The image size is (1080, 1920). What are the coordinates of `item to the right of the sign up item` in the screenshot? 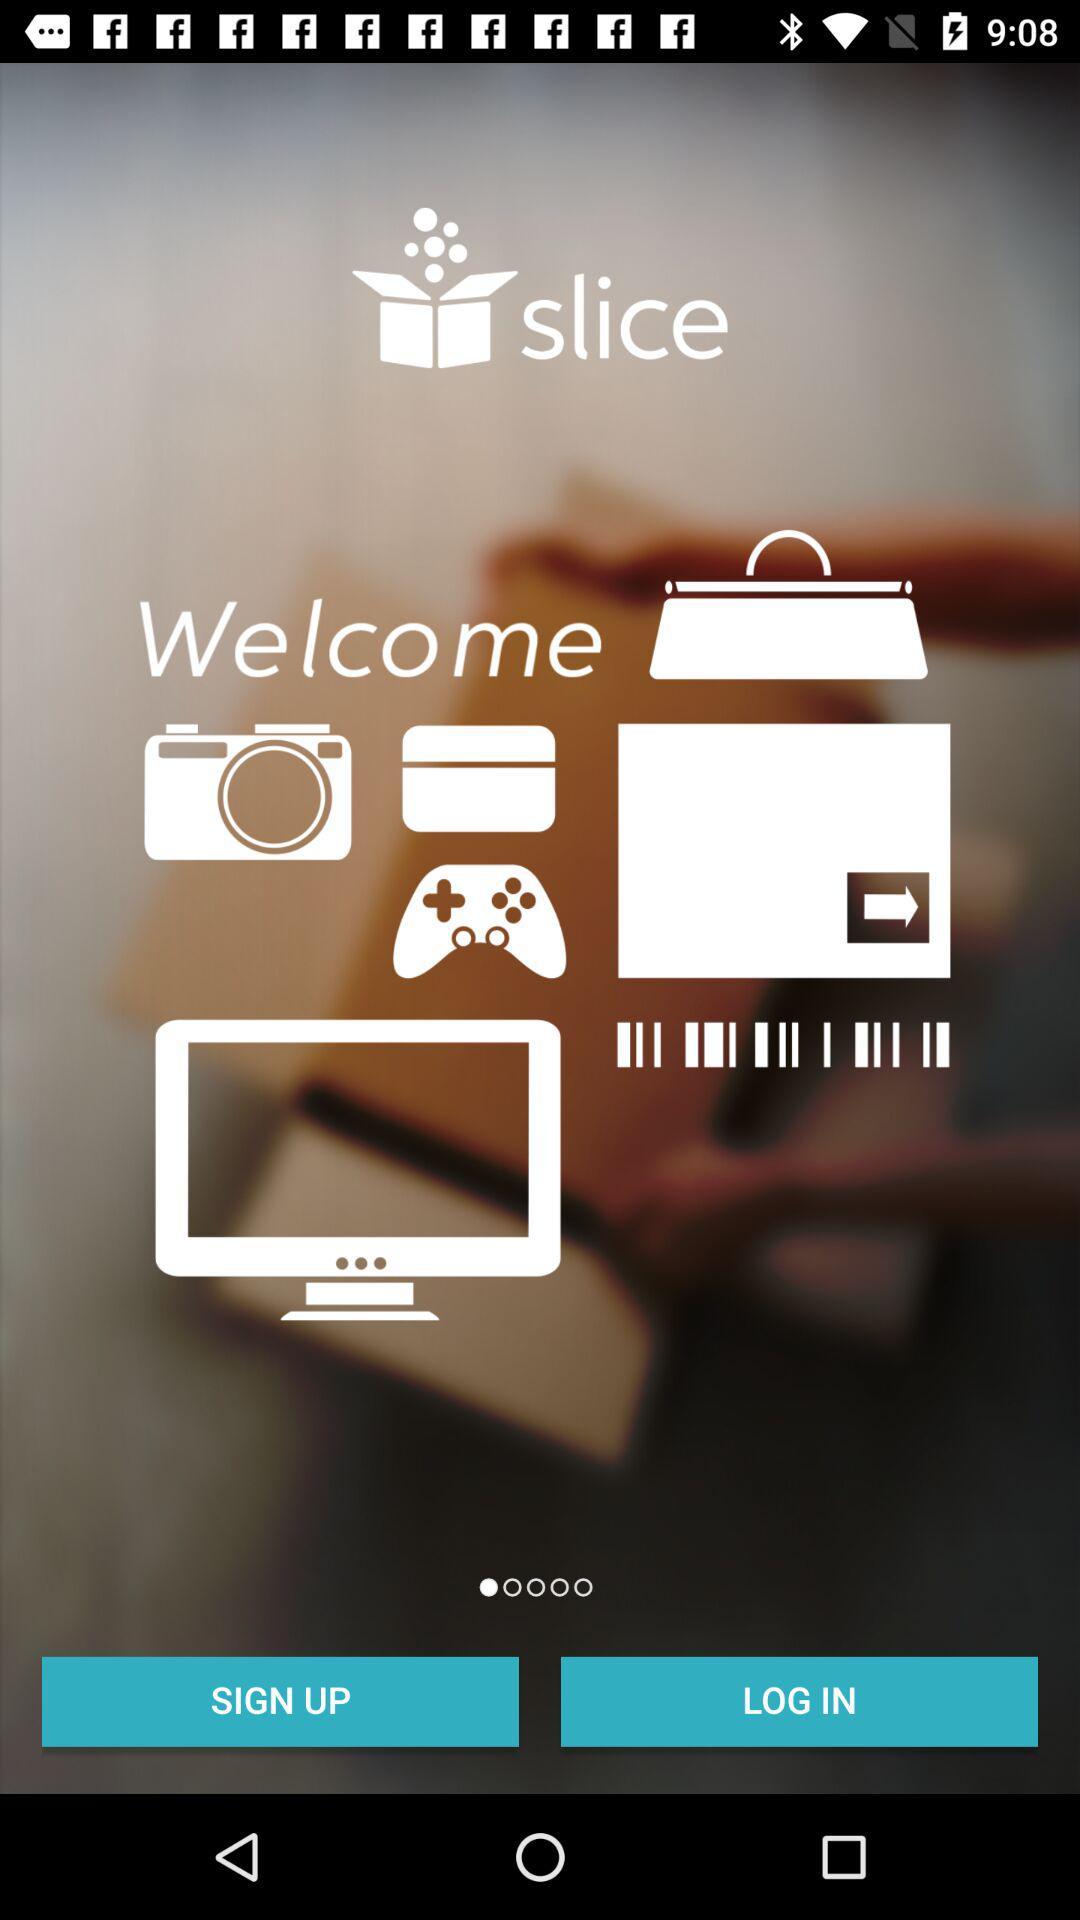 It's located at (798, 1698).